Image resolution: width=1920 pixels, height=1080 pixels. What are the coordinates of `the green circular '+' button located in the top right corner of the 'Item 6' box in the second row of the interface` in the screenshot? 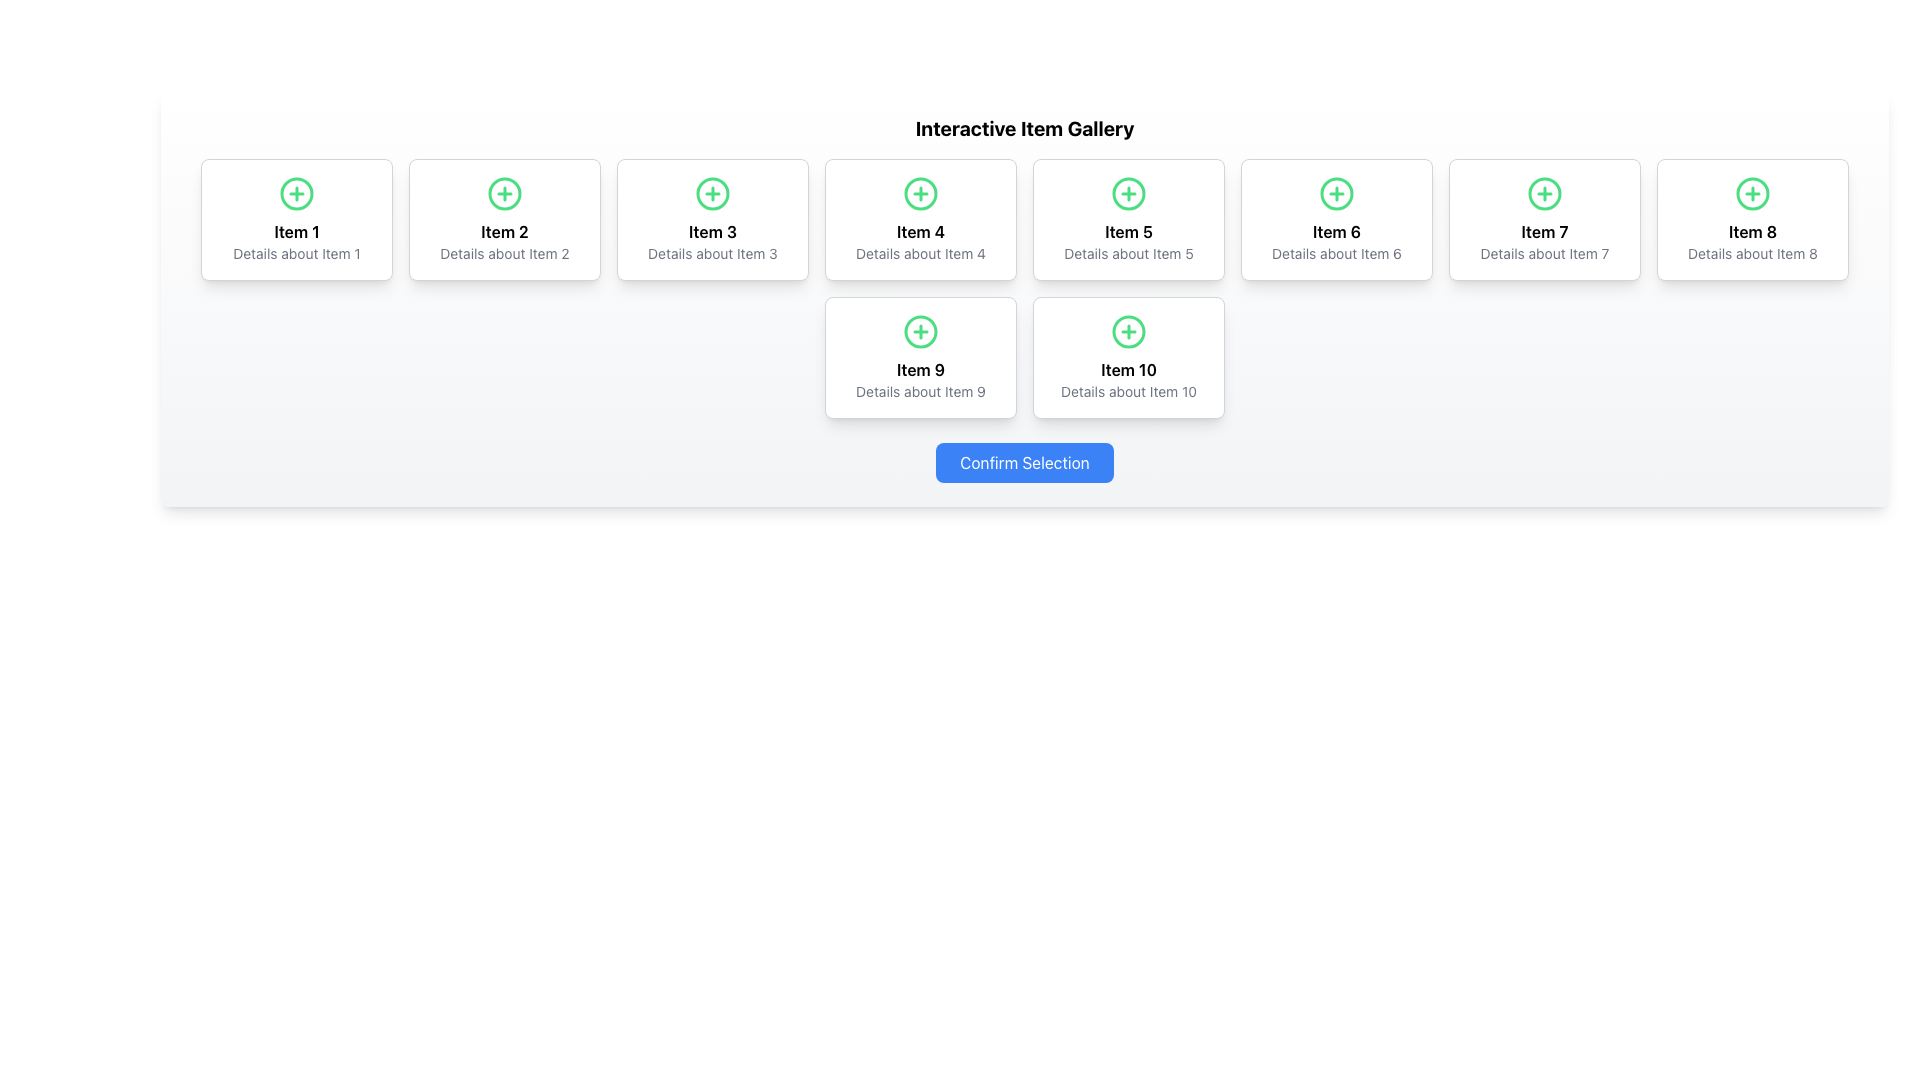 It's located at (1337, 193).